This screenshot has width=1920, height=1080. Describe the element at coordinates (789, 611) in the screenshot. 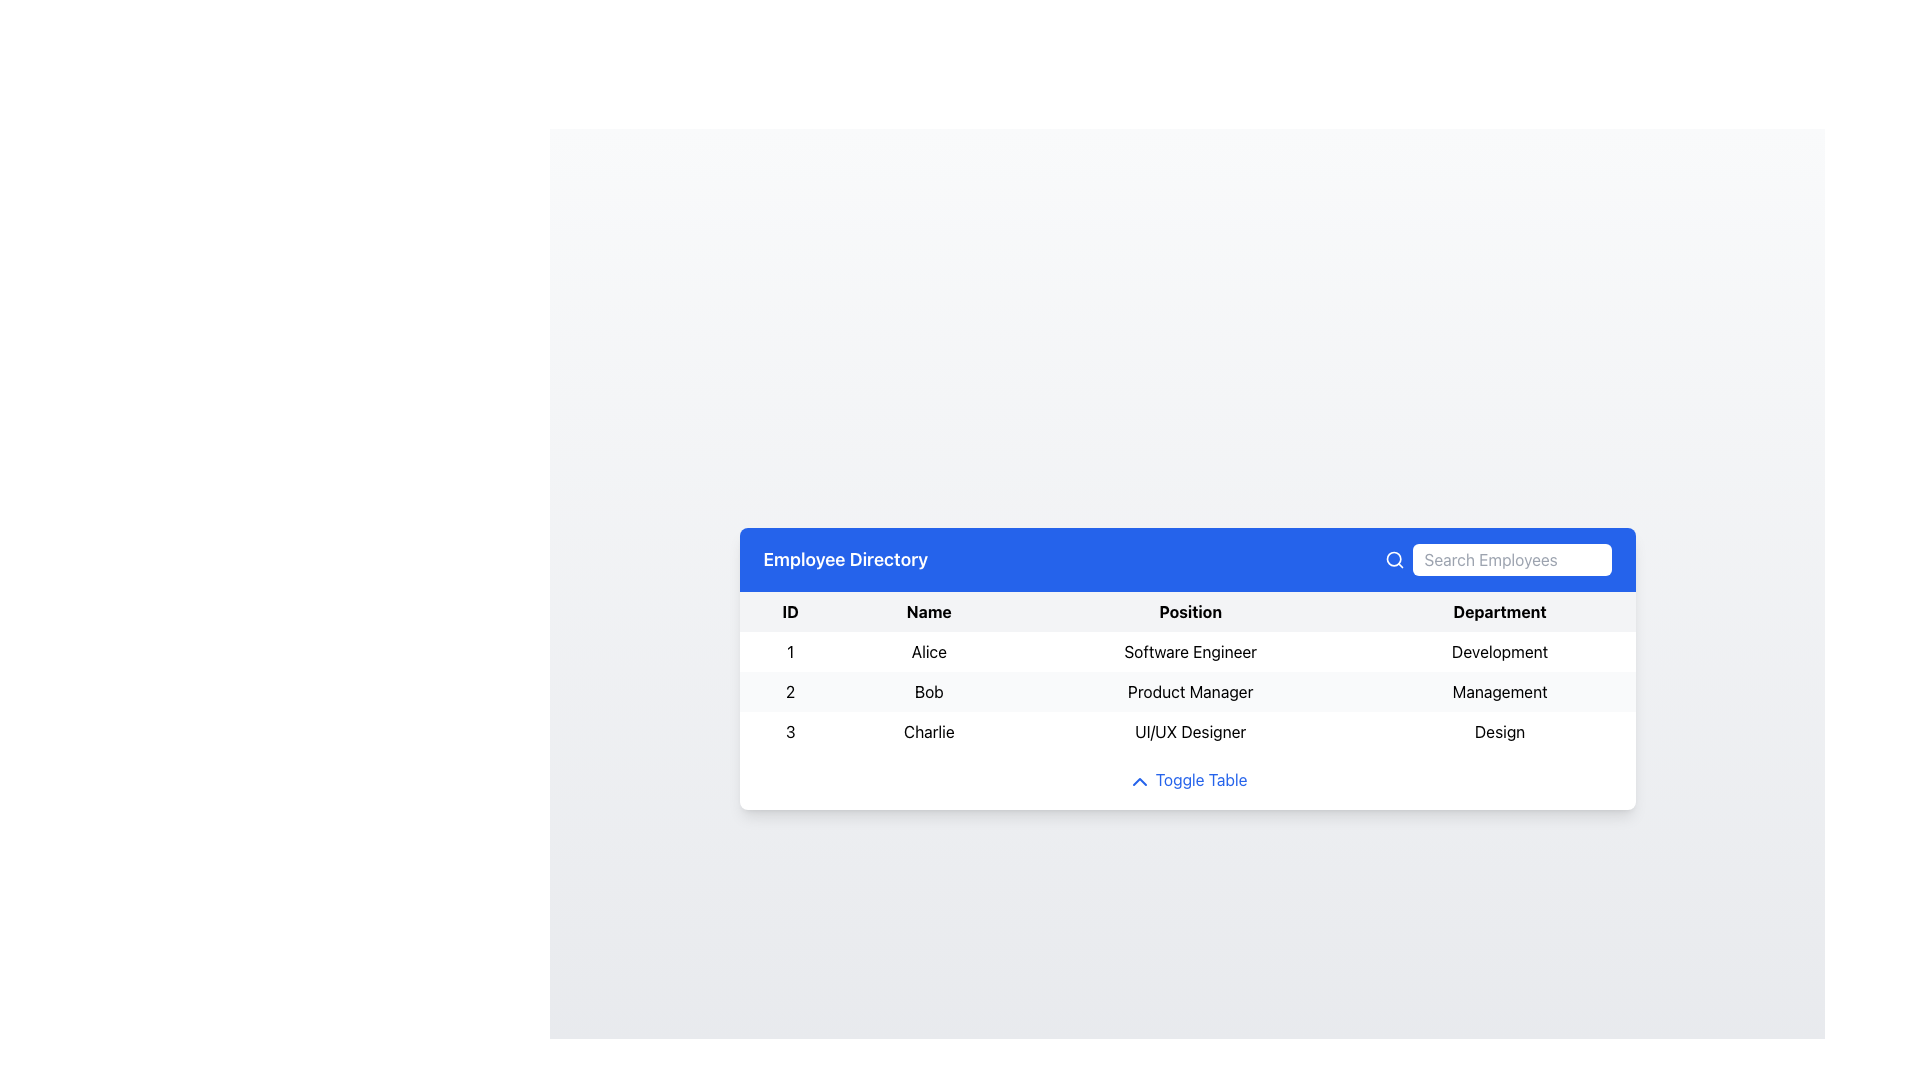

I see `the 'ID' column header in the table, which is the first header item indicating identifier values for the entities listed` at that location.